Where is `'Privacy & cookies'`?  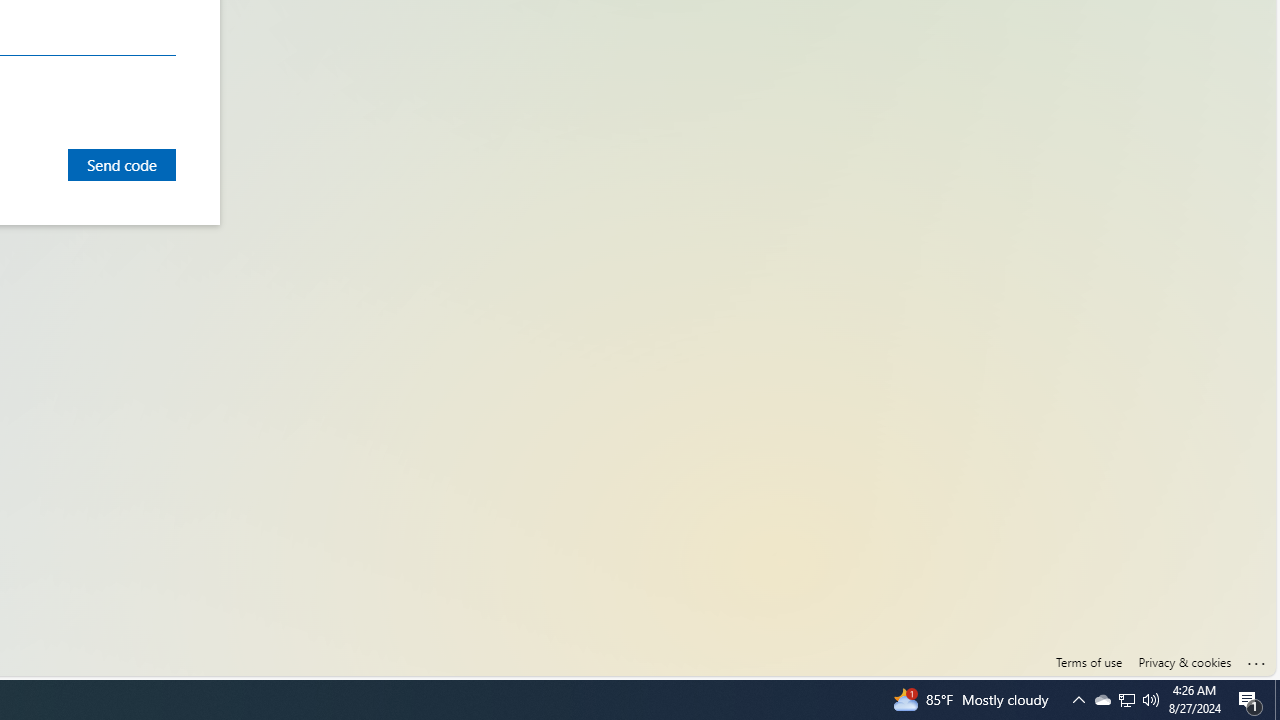 'Privacy & cookies' is located at coordinates (1184, 662).